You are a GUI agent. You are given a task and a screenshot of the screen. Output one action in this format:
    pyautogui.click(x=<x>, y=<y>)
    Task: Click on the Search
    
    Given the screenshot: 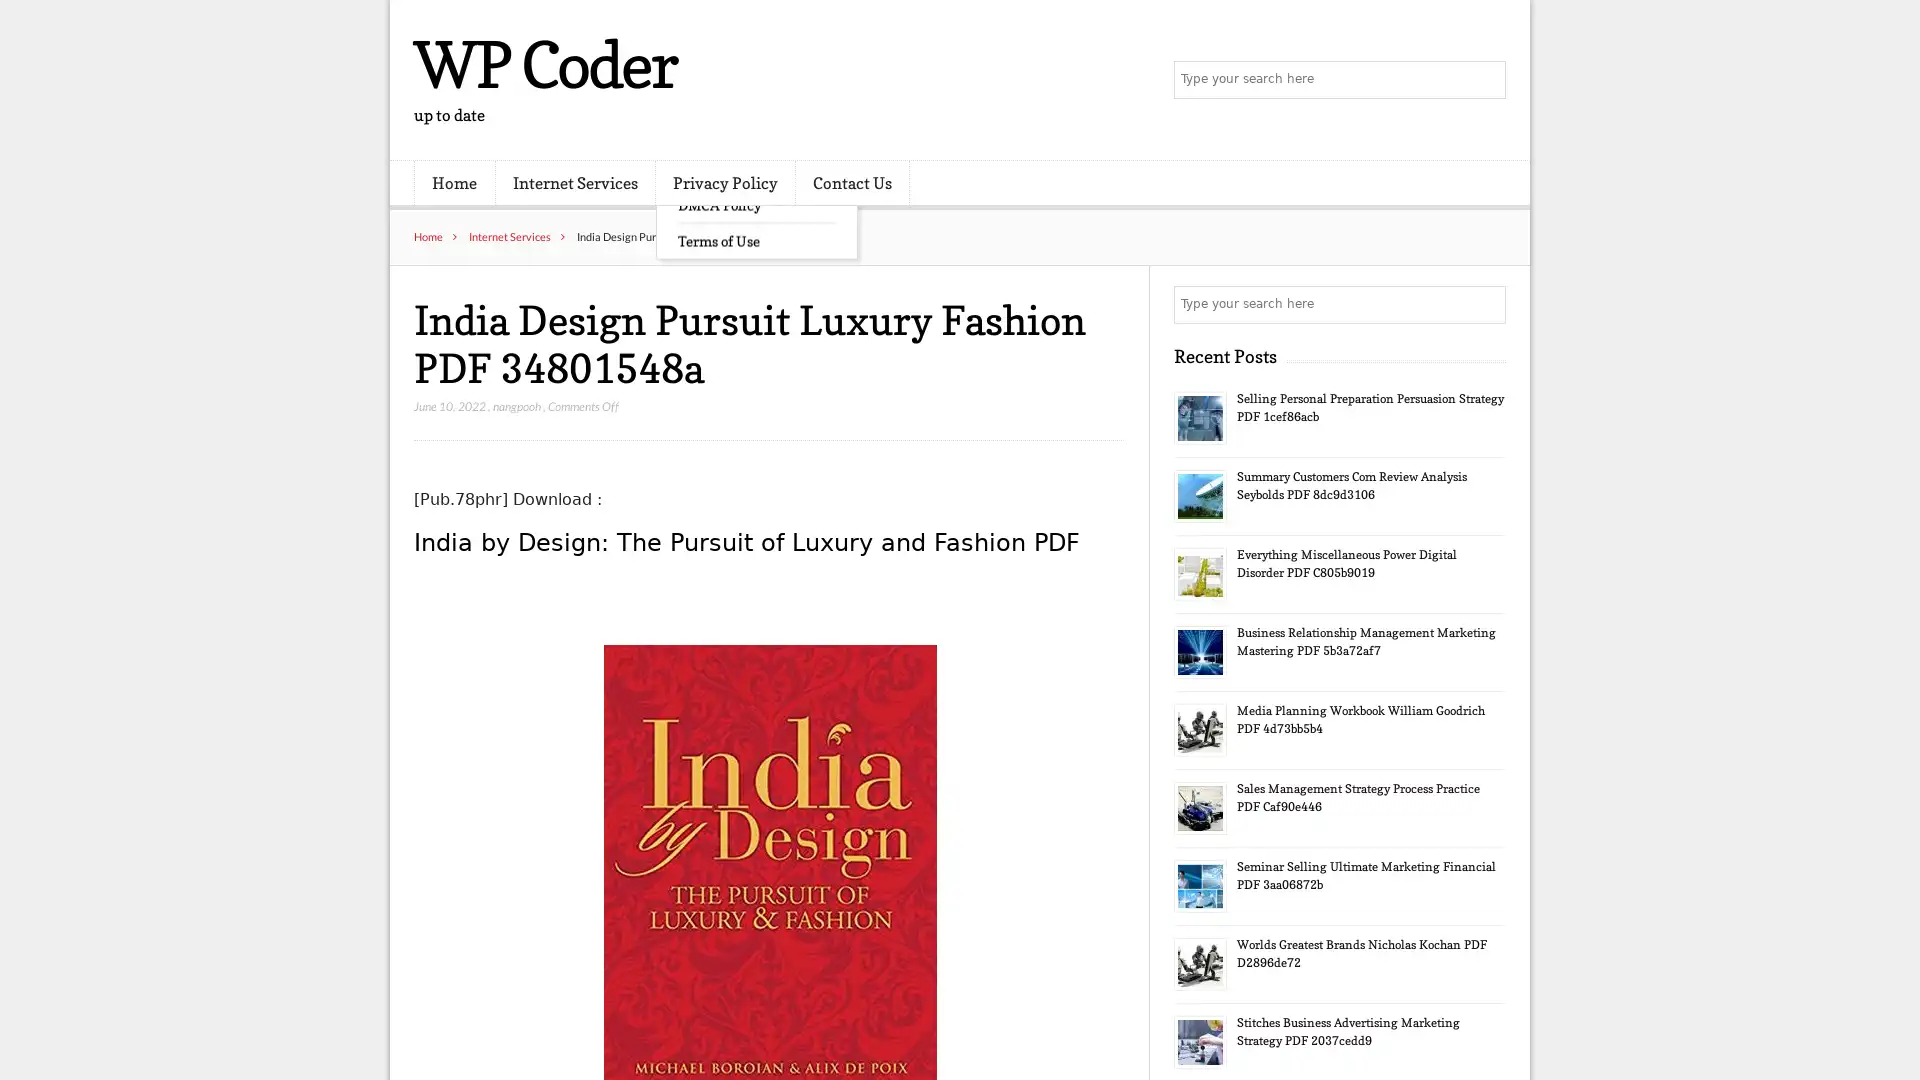 What is the action you would take?
    pyautogui.click(x=1485, y=304)
    